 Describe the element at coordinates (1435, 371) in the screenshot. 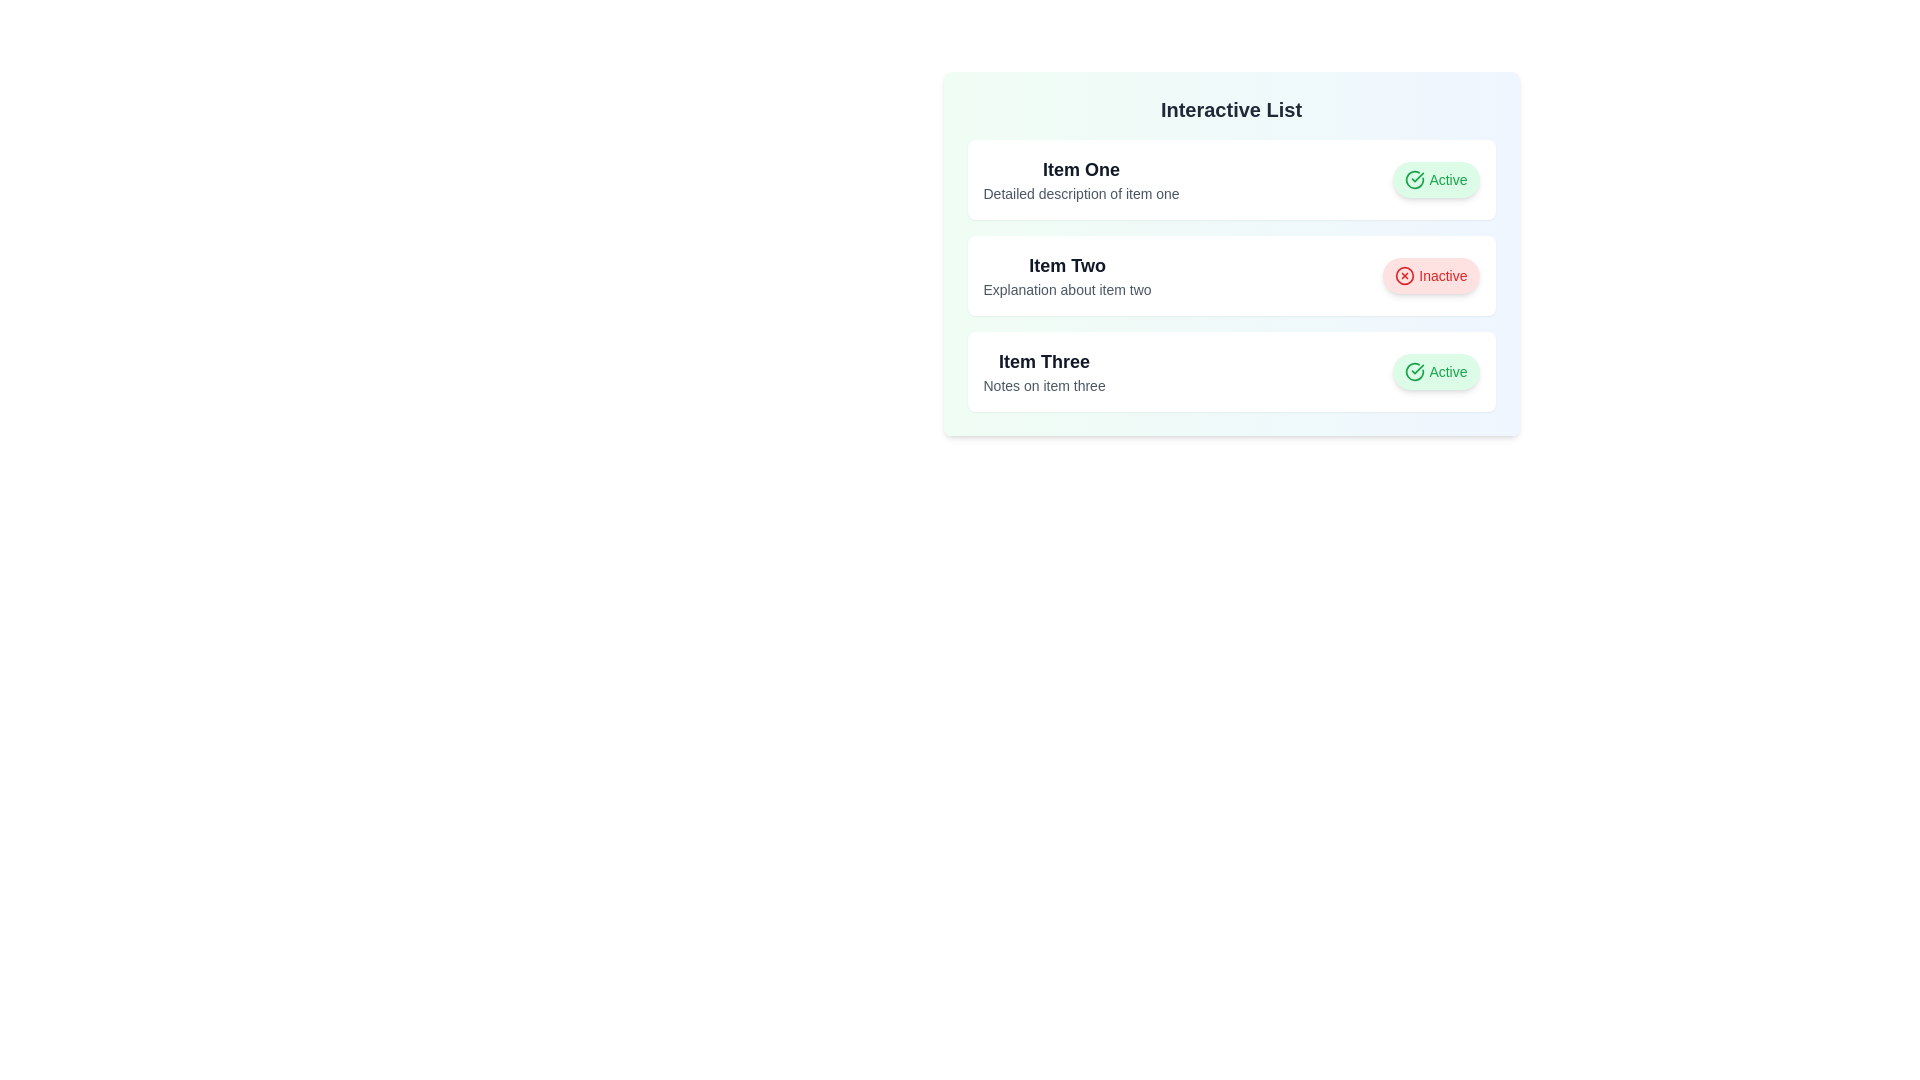

I see `the item by clicking the button associated with Item Three` at that location.